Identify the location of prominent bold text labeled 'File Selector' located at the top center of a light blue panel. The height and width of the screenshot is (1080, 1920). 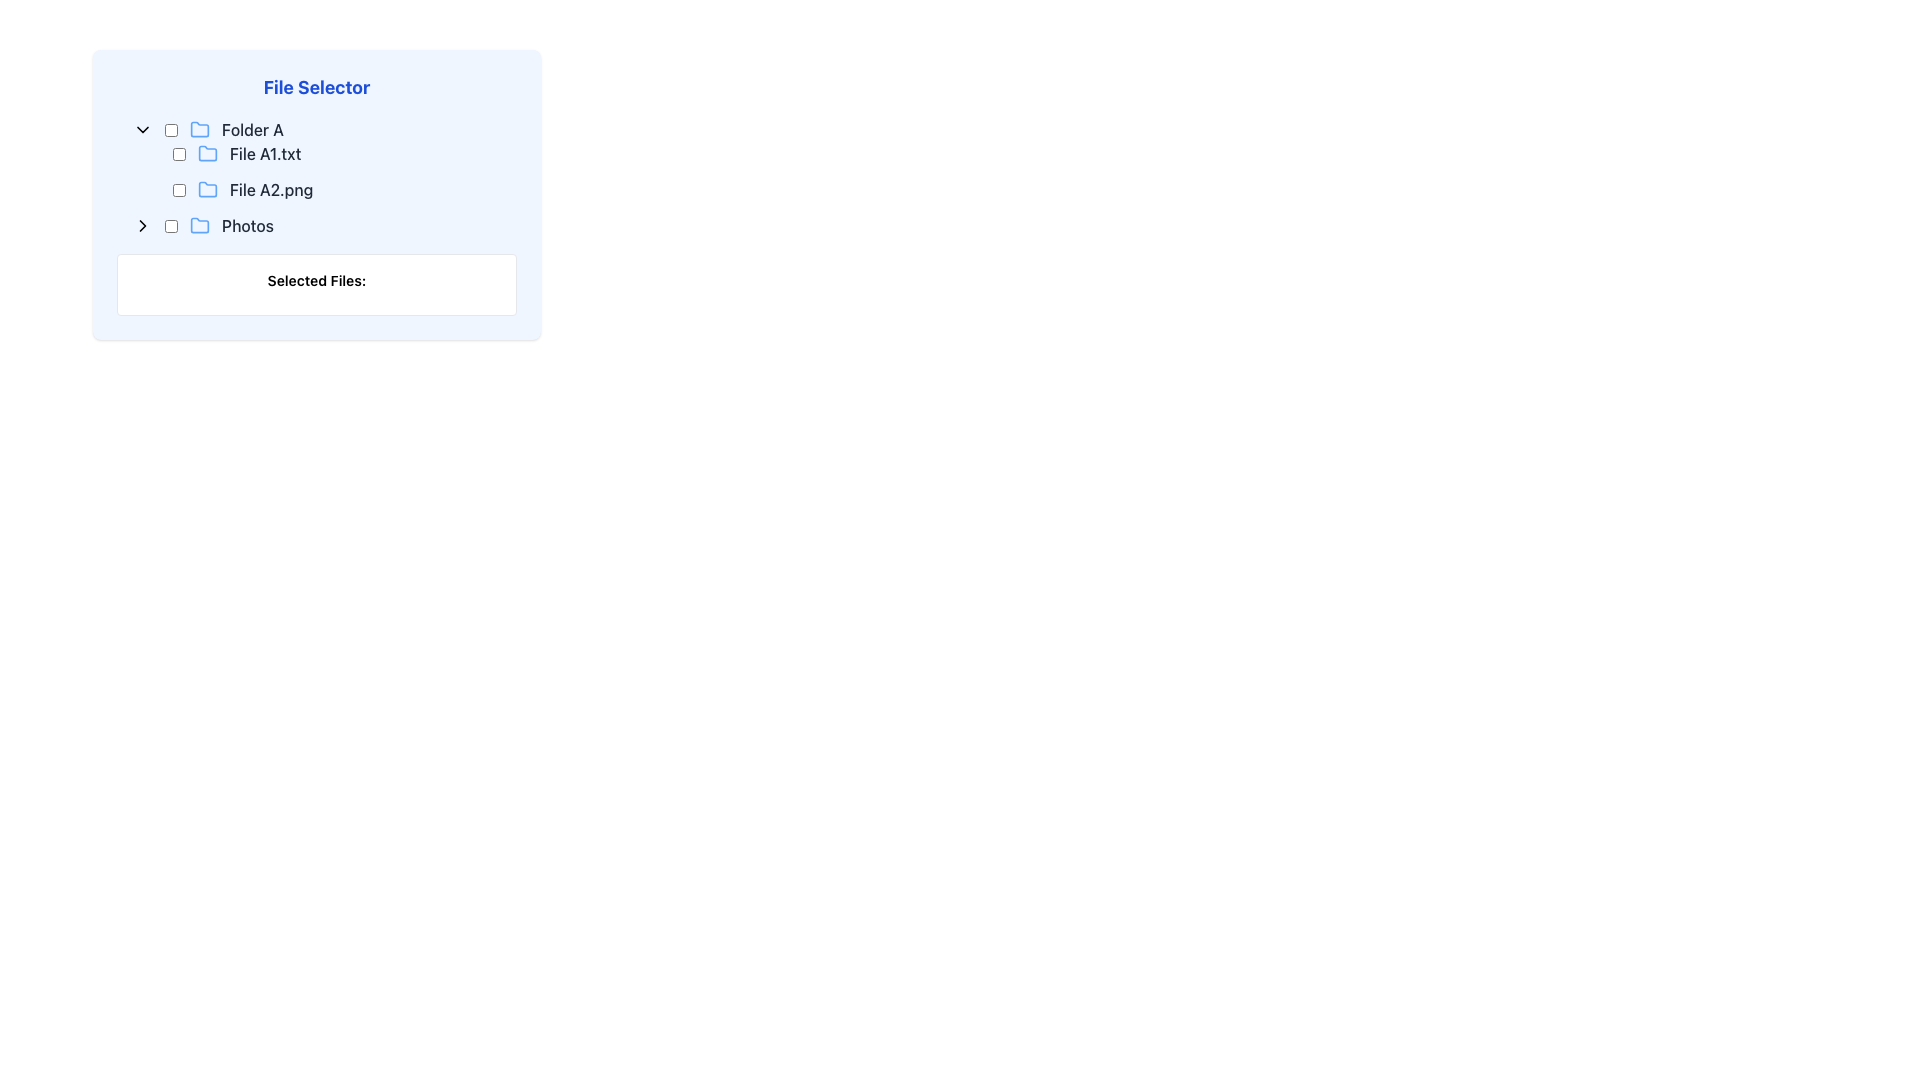
(315, 87).